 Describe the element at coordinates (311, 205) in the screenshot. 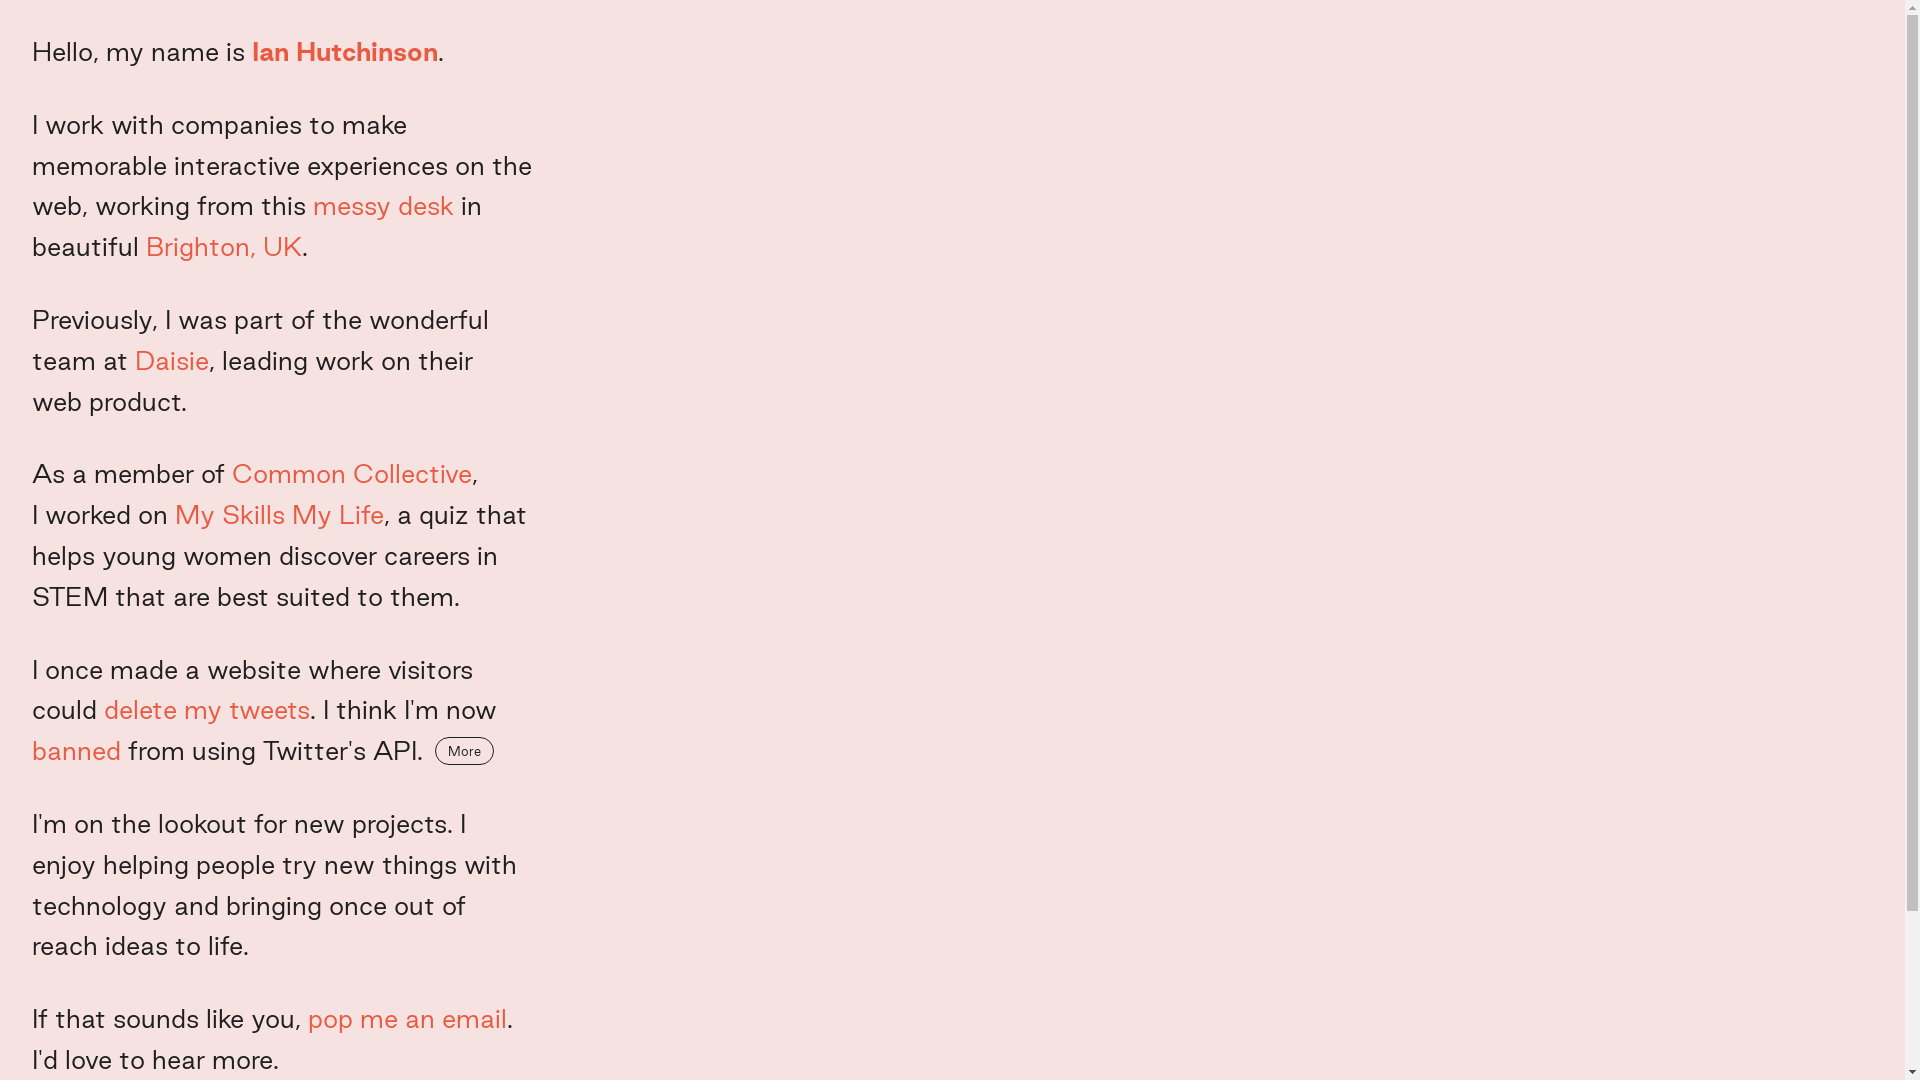

I see `'messy desk'` at that location.